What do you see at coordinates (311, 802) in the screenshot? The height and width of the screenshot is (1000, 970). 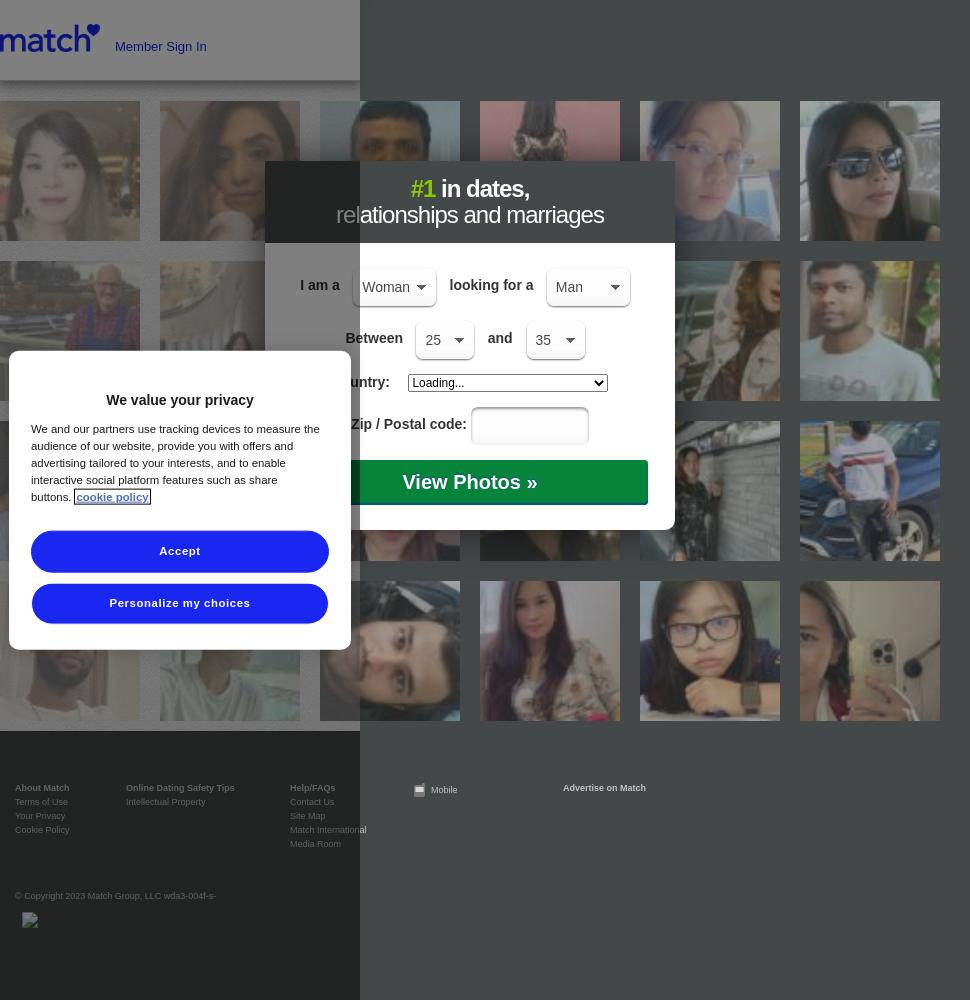 I see `'Contact Us'` at bounding box center [311, 802].